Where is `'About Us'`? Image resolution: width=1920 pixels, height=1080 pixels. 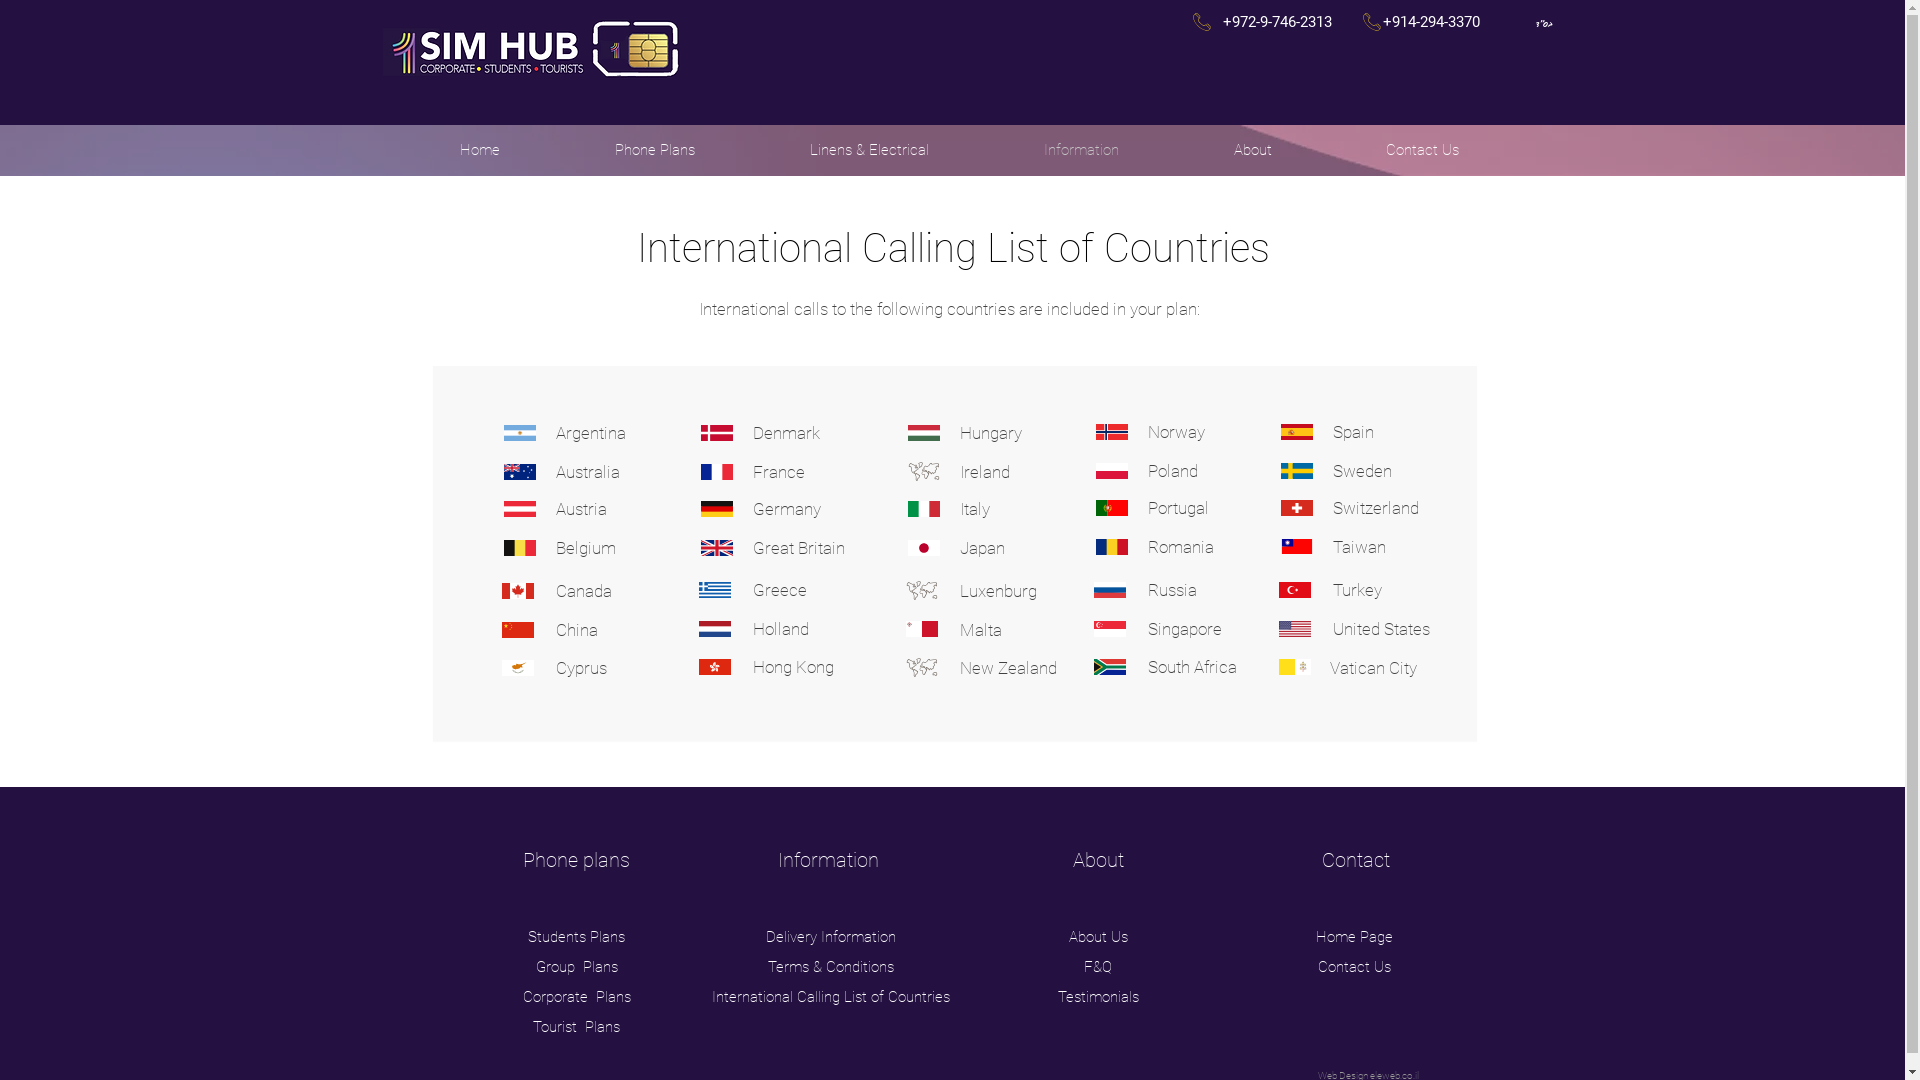 'About Us' is located at coordinates (1096, 937).